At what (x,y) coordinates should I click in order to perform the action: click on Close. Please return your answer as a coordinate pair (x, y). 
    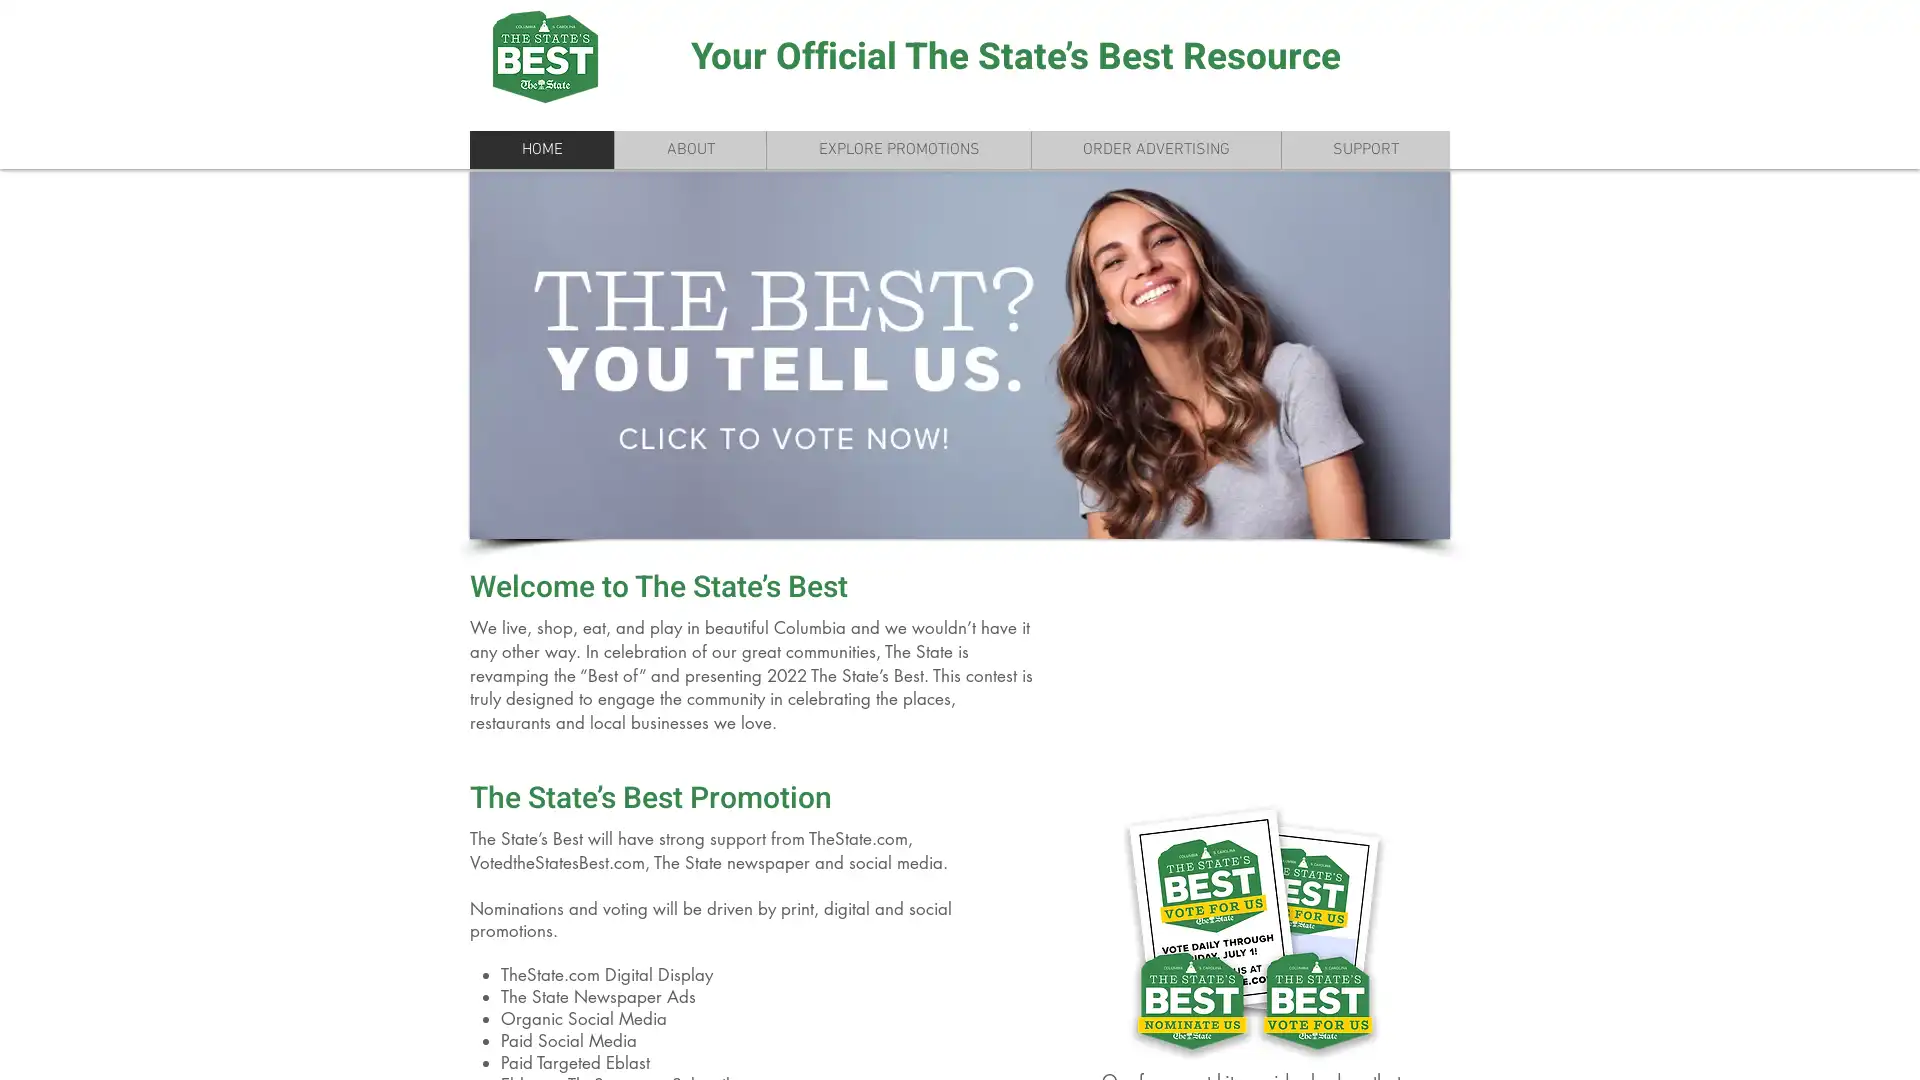
    Looking at the image, I should click on (1895, 1047).